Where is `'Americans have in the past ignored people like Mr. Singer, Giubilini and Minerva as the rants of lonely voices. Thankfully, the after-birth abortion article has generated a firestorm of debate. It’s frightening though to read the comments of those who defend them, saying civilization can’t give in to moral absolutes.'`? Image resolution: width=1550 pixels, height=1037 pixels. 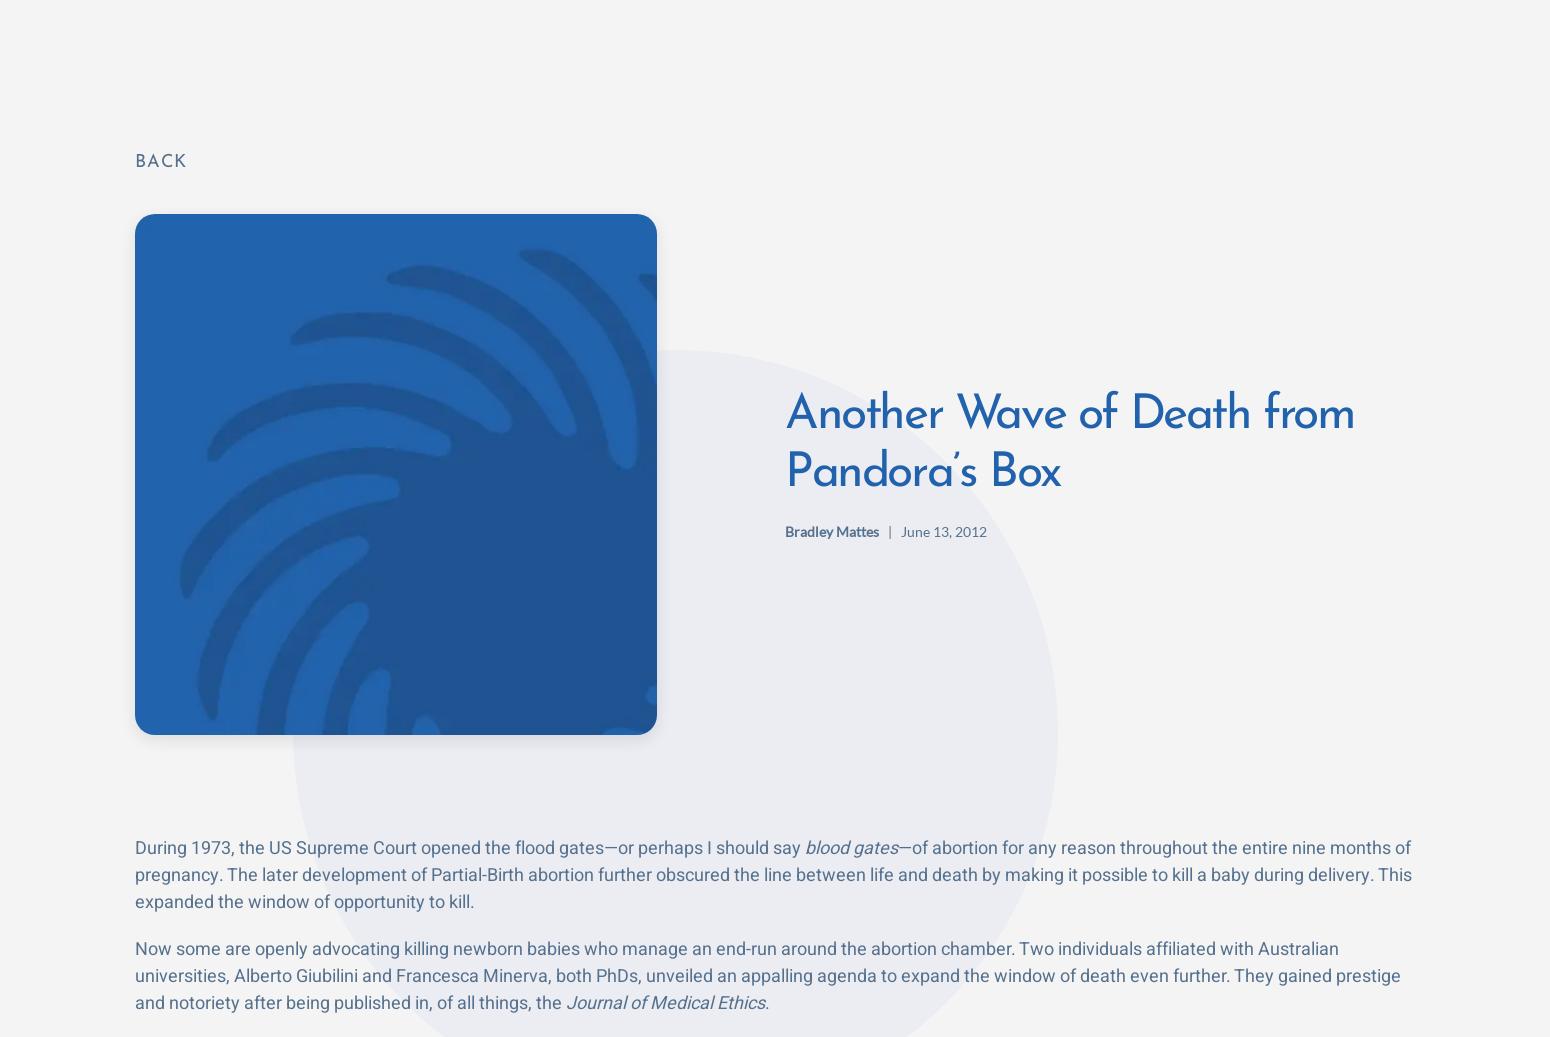
'Americans have in the past ignored people like Mr. Singer, Giubilini and Minerva as the rants of lonely voices. Thankfully, the after-birth abortion article has generated a firestorm of debate. It’s frightening though to read the comments of those who defend them, saying civilization can’t give in to moral absolutes.' is located at coordinates (748, 660).